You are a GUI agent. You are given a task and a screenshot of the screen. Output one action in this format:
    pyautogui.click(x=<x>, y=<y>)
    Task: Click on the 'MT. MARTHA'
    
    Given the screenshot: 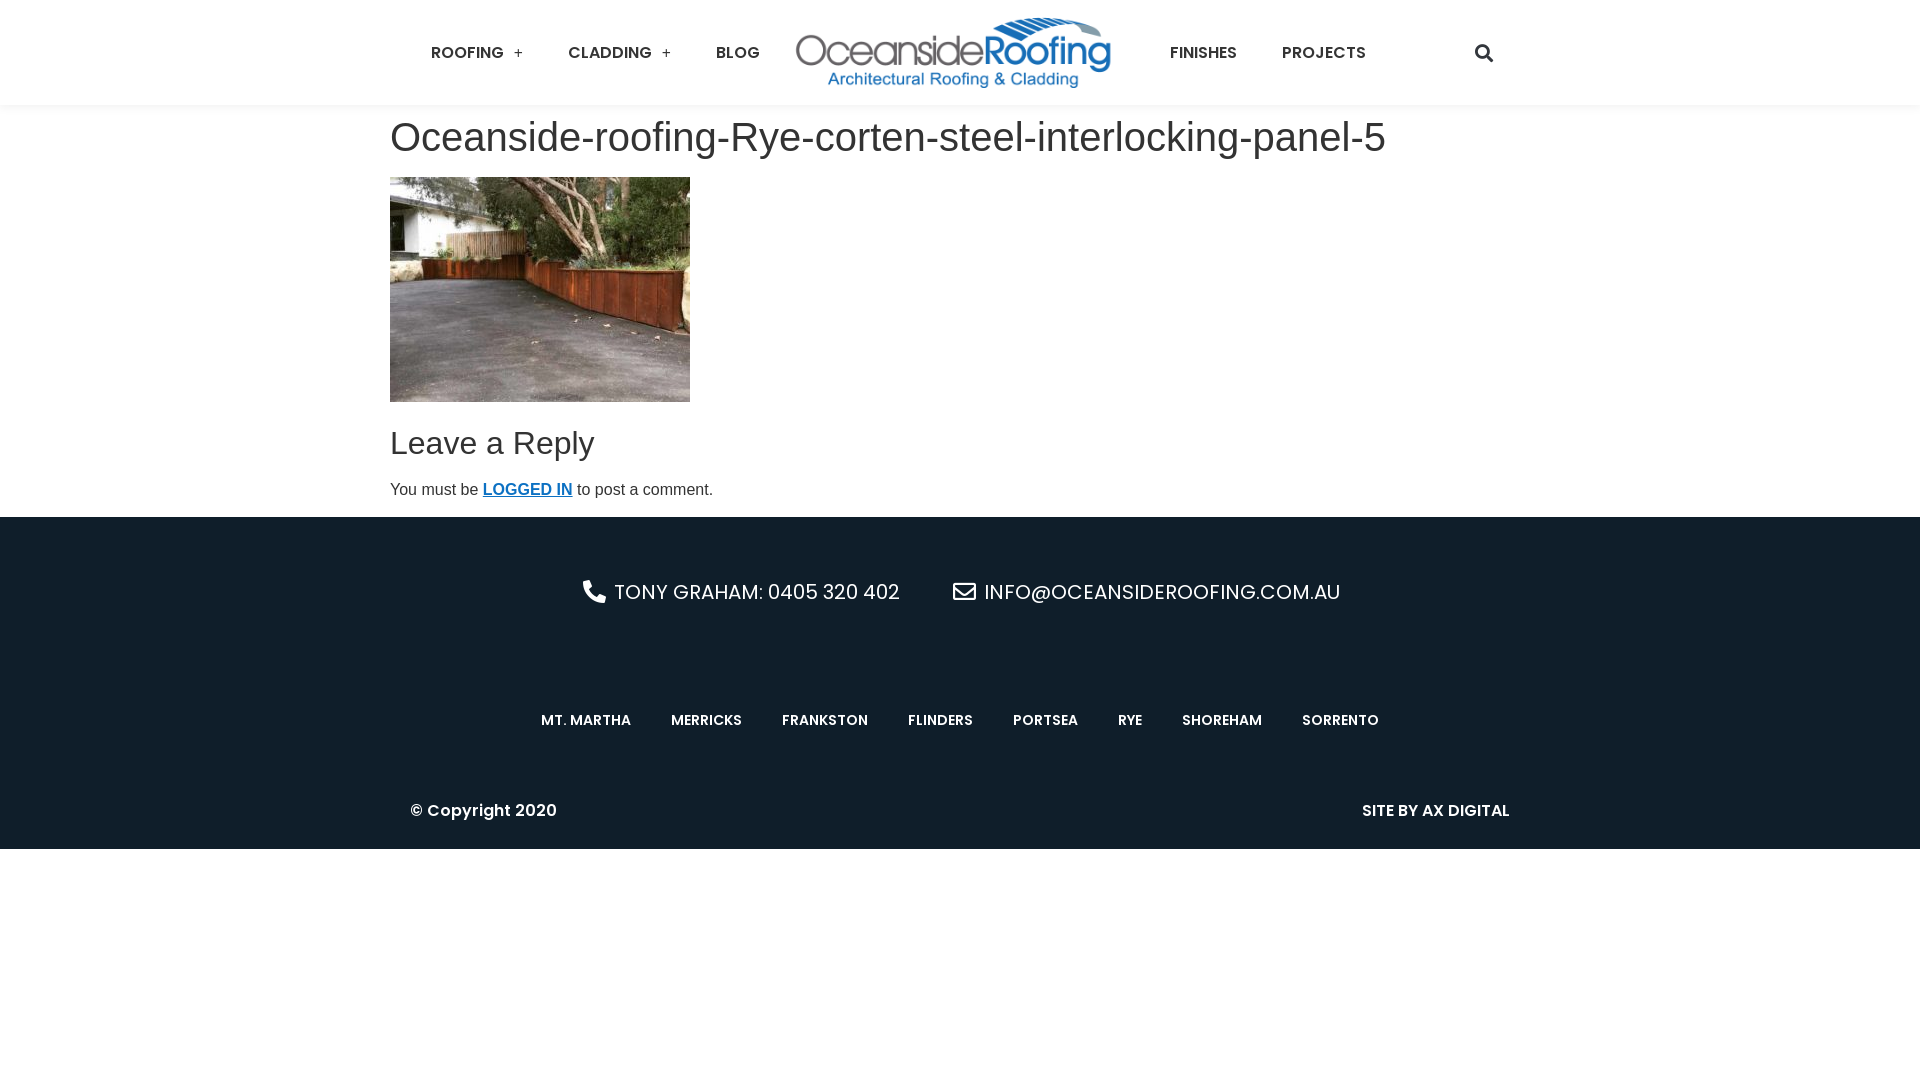 What is the action you would take?
    pyautogui.click(x=584, y=720)
    